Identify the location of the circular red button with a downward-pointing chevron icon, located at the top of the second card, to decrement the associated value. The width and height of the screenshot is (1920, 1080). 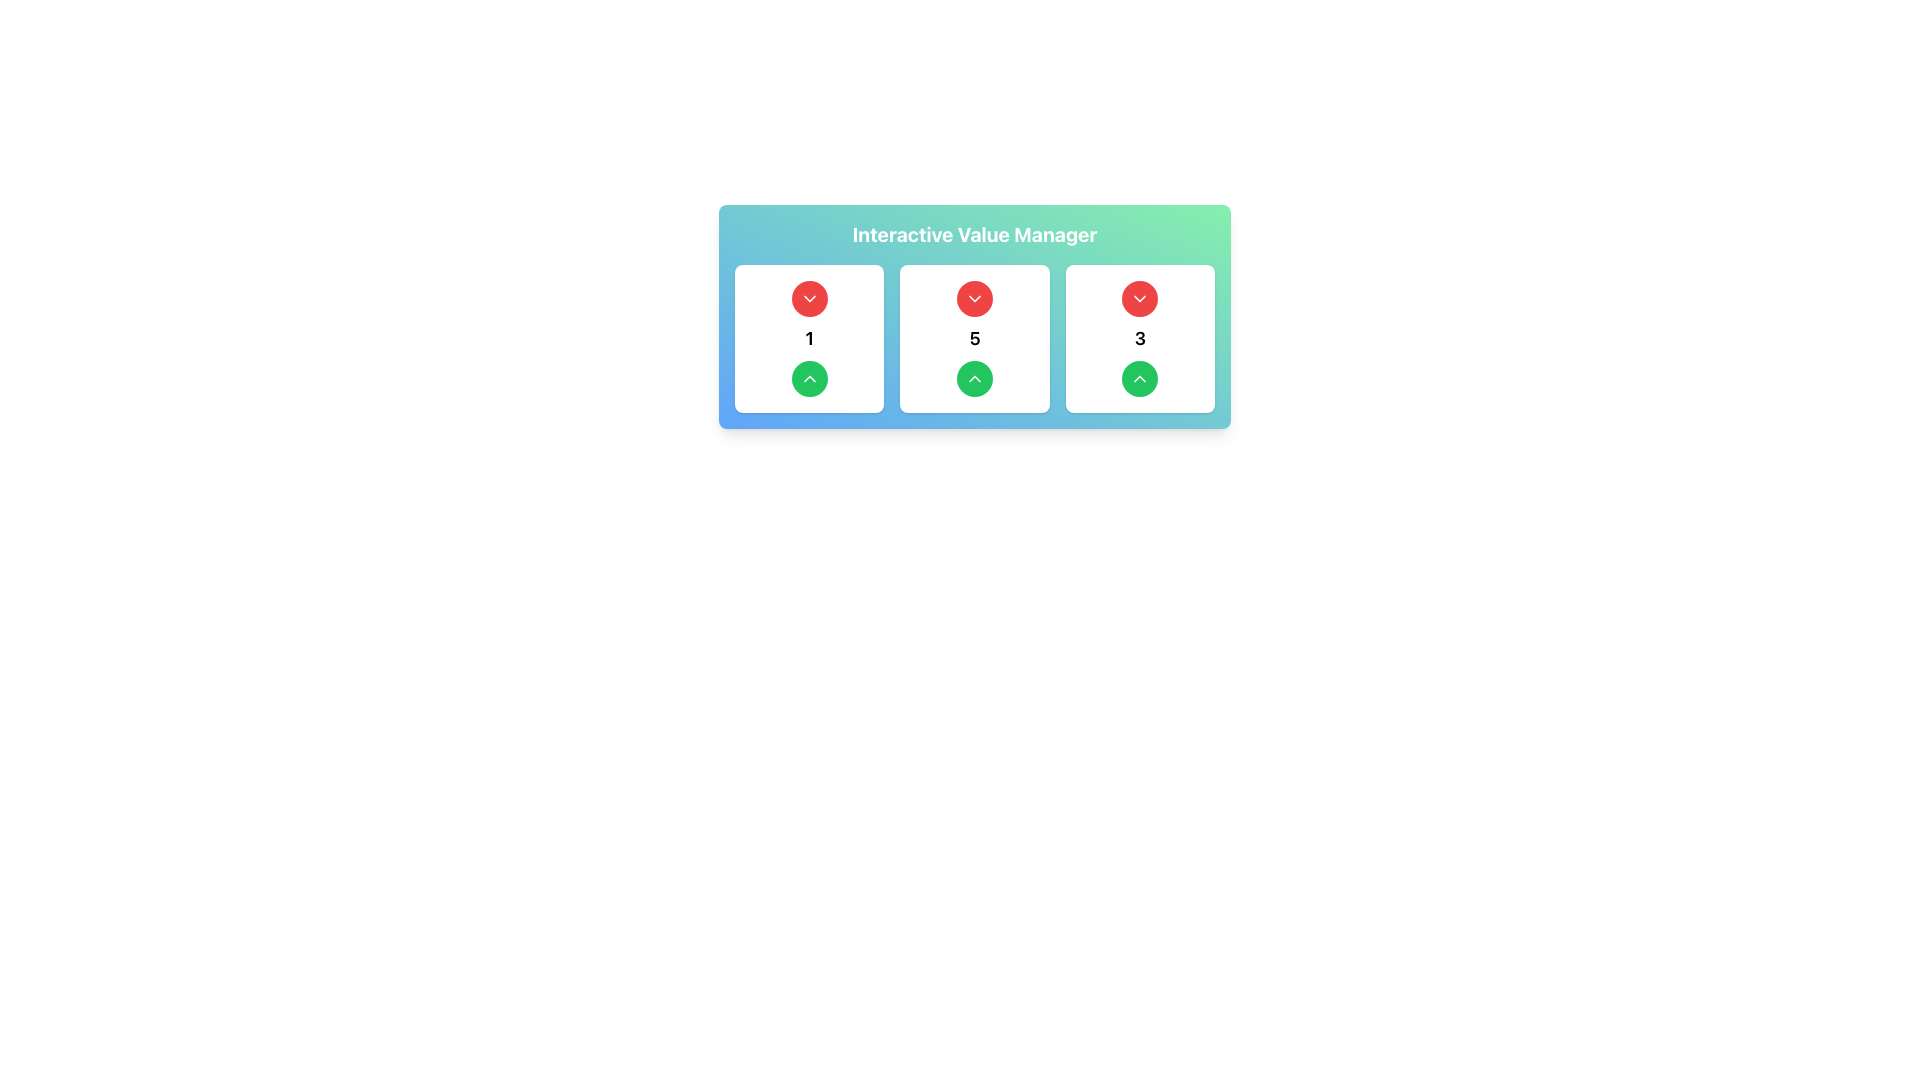
(974, 299).